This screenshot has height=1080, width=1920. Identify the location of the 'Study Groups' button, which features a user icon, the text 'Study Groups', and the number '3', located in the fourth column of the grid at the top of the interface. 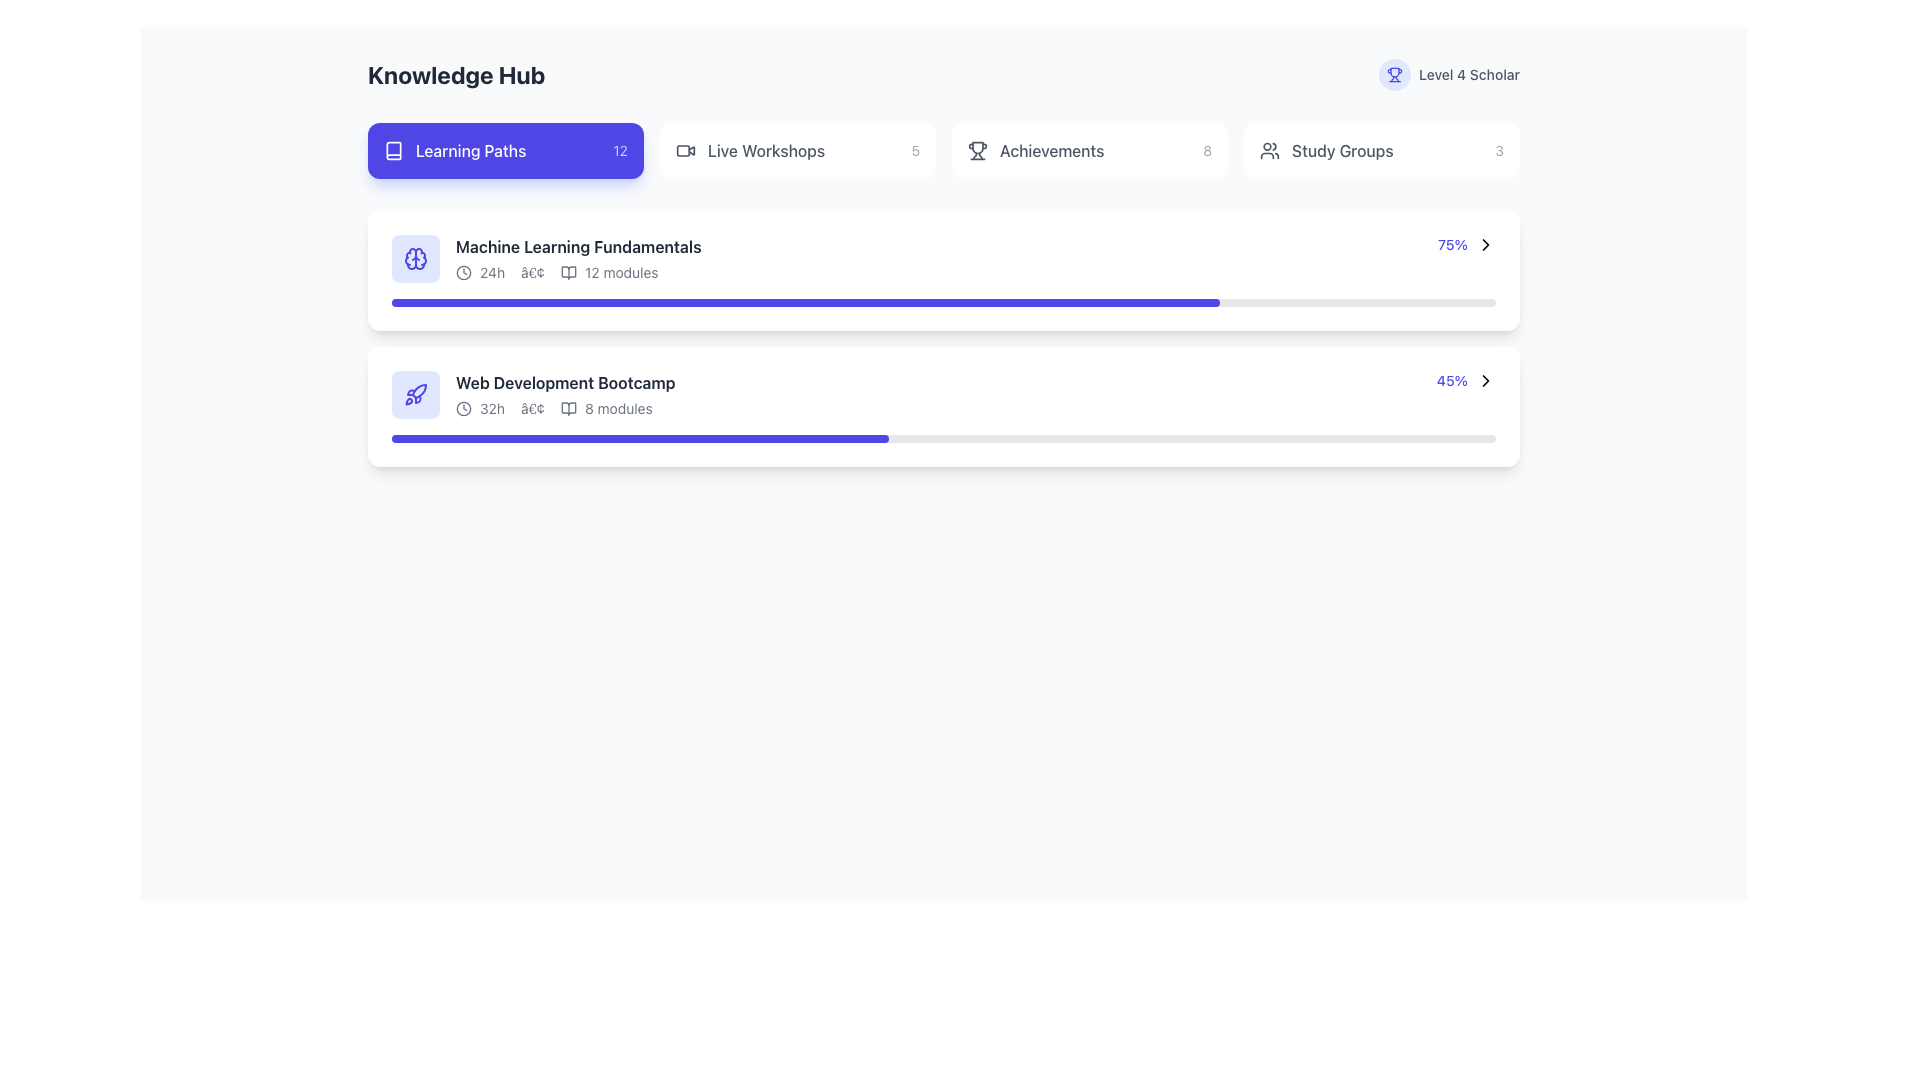
(1381, 149).